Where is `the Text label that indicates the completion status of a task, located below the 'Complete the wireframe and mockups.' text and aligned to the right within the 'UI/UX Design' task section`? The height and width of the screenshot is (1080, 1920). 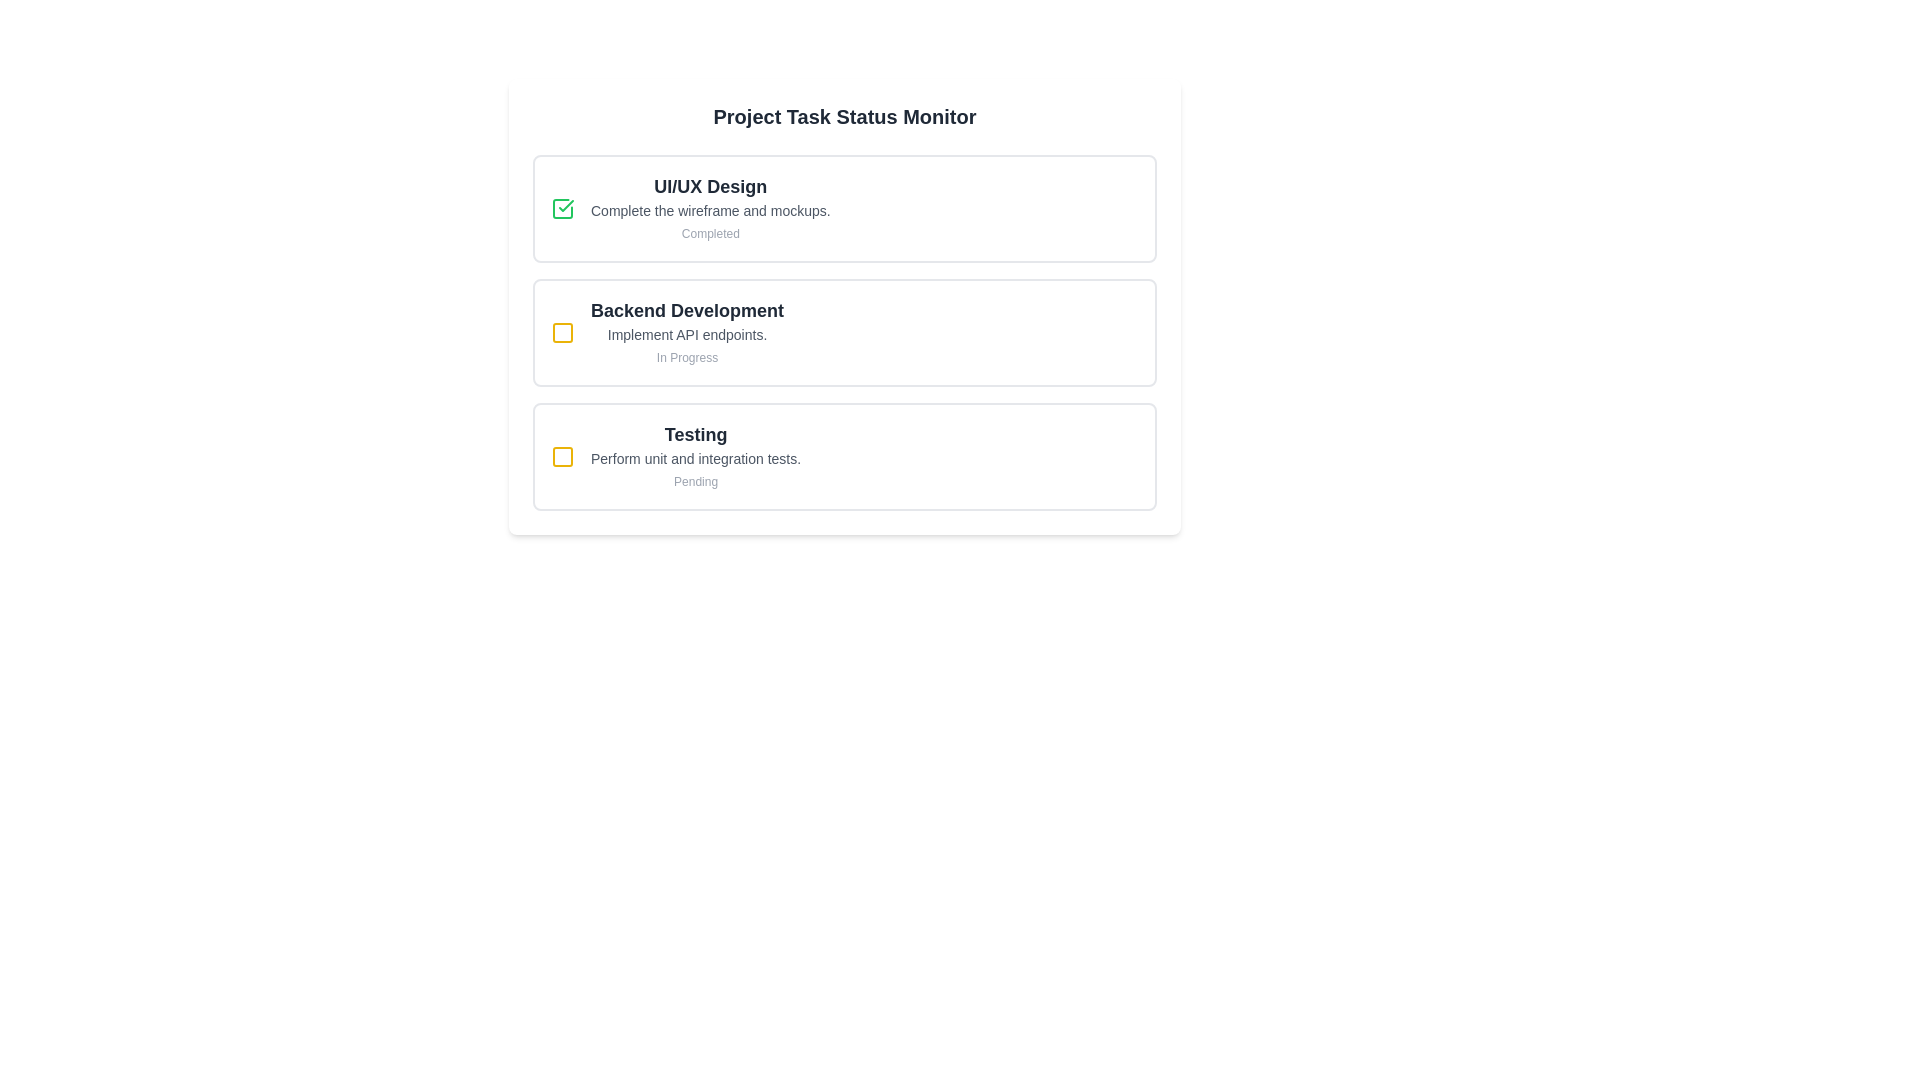
the Text label that indicates the completion status of a task, located below the 'Complete the wireframe and mockups.' text and aligned to the right within the 'UI/UX Design' task section is located at coordinates (710, 233).